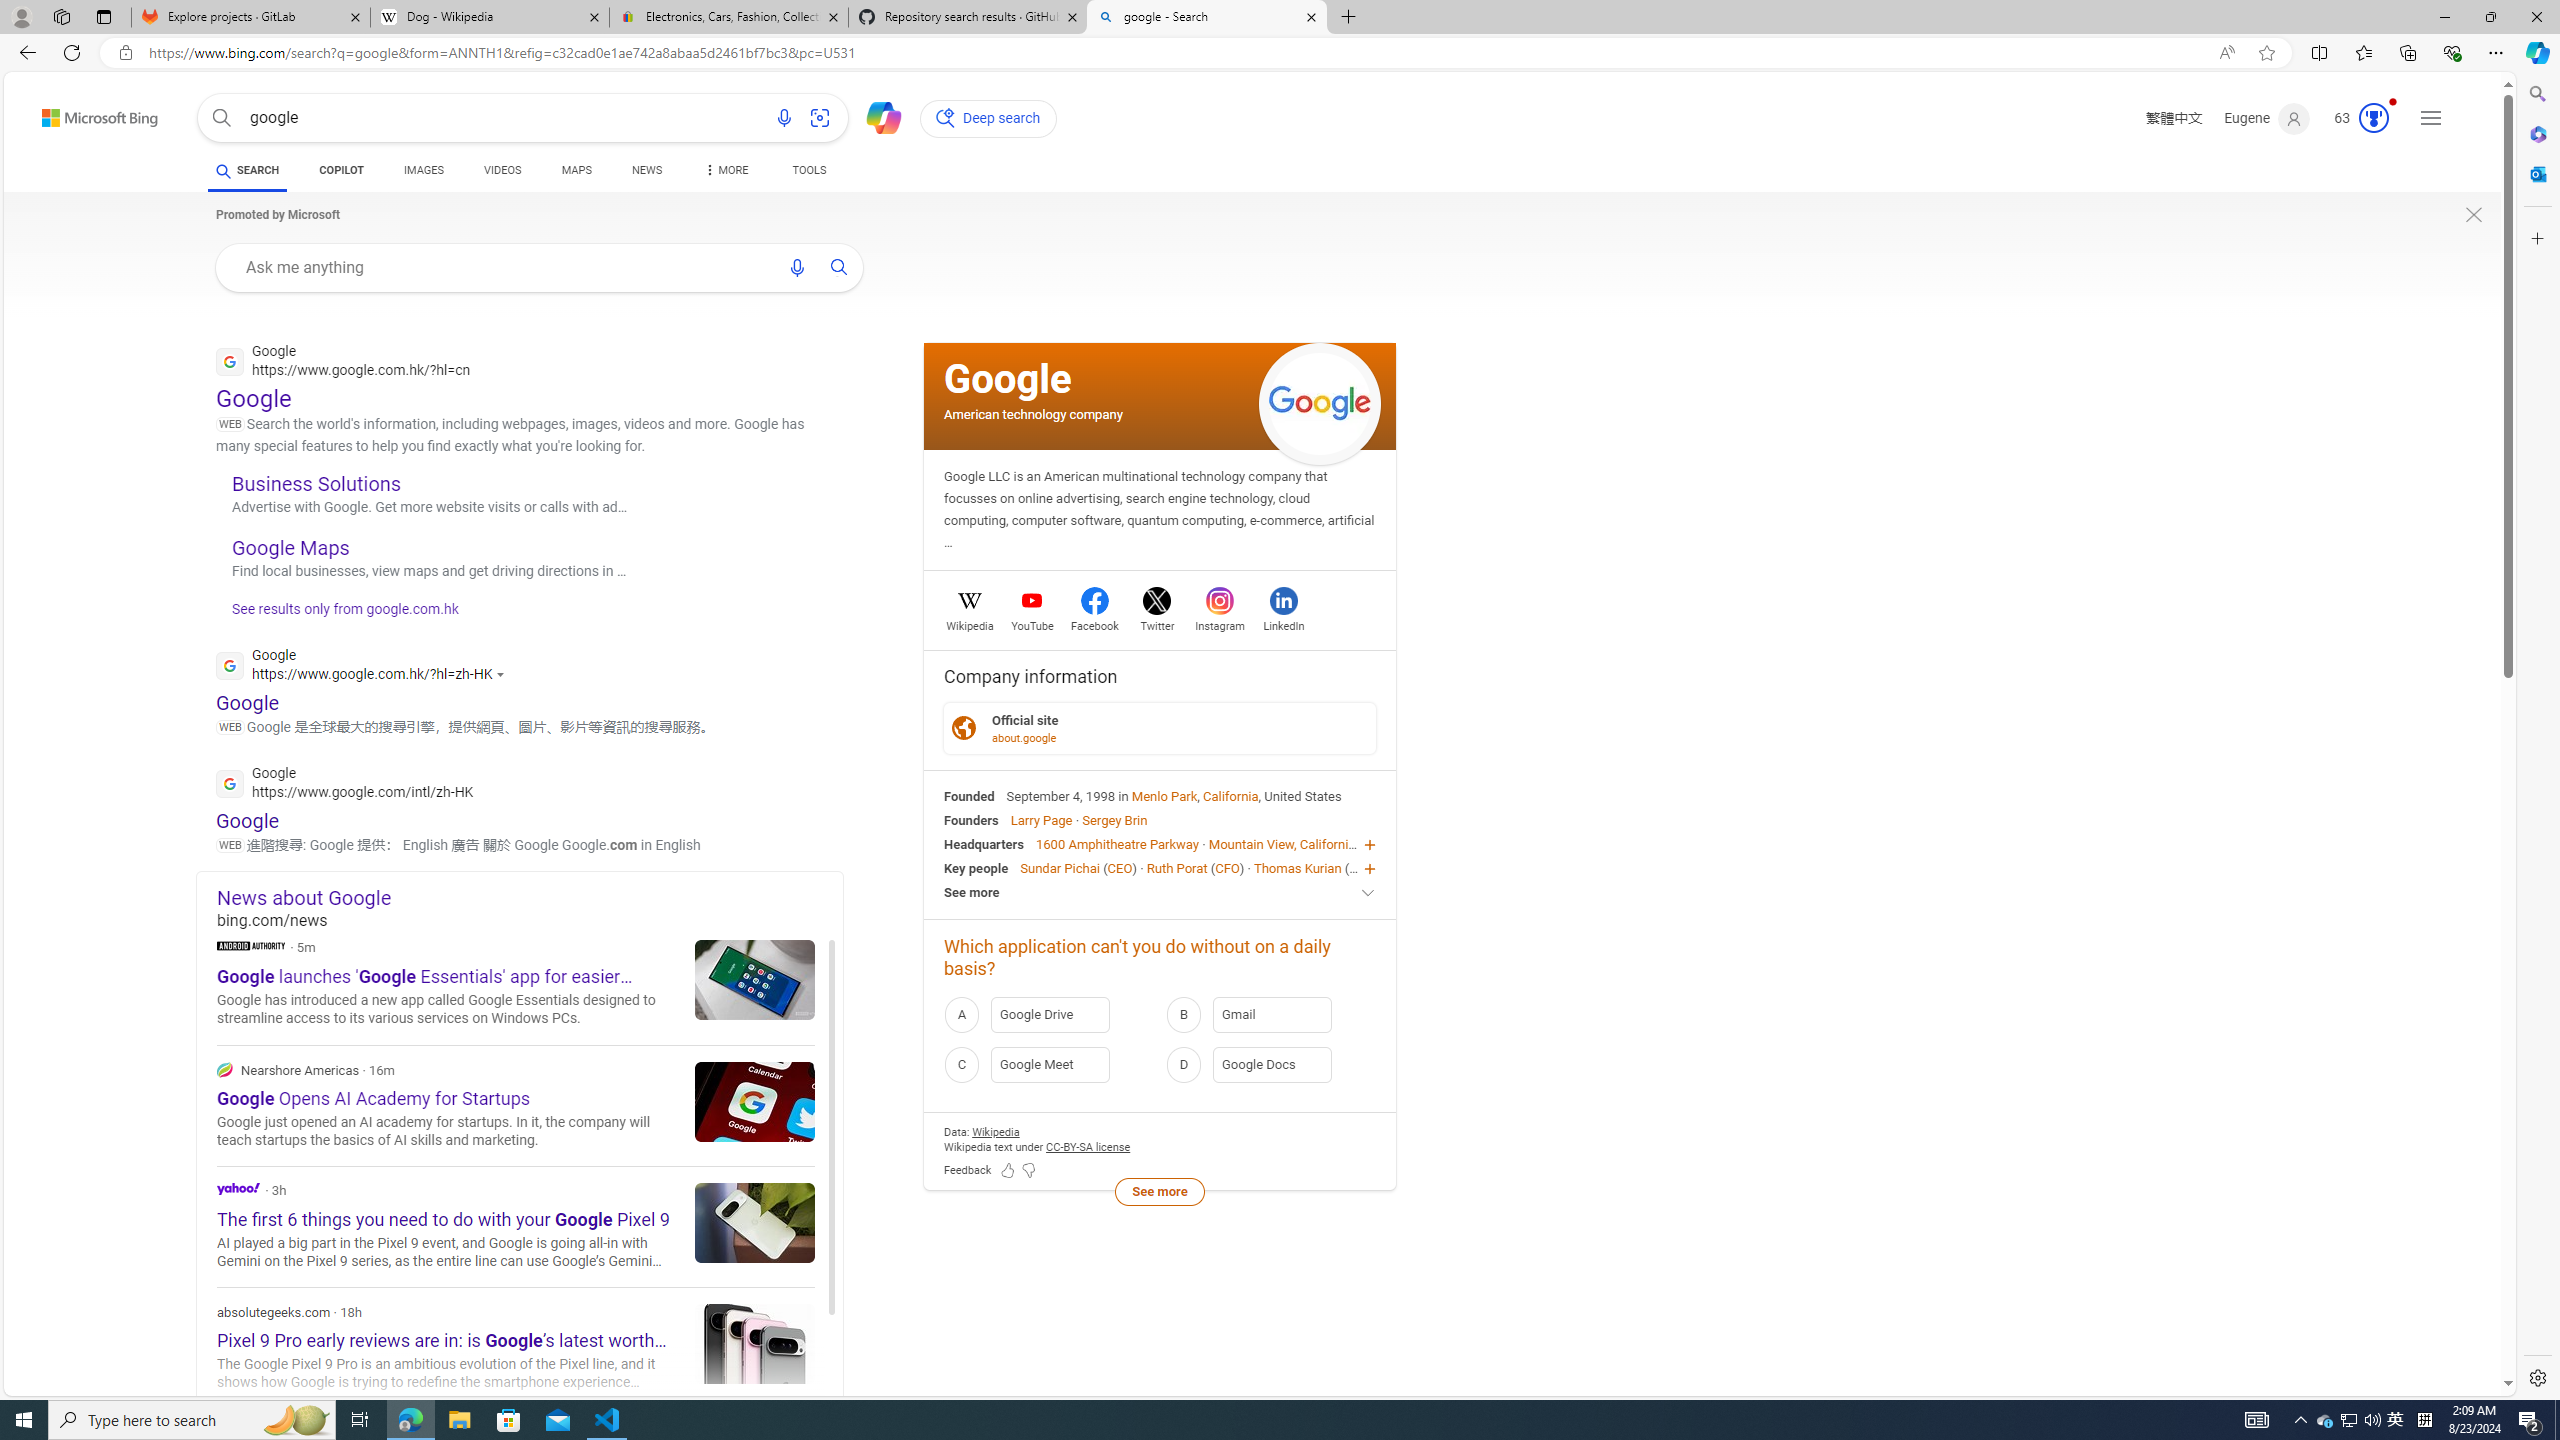 The height and width of the screenshot is (1440, 2560). I want to click on 'google - Search', so click(1204, 16).